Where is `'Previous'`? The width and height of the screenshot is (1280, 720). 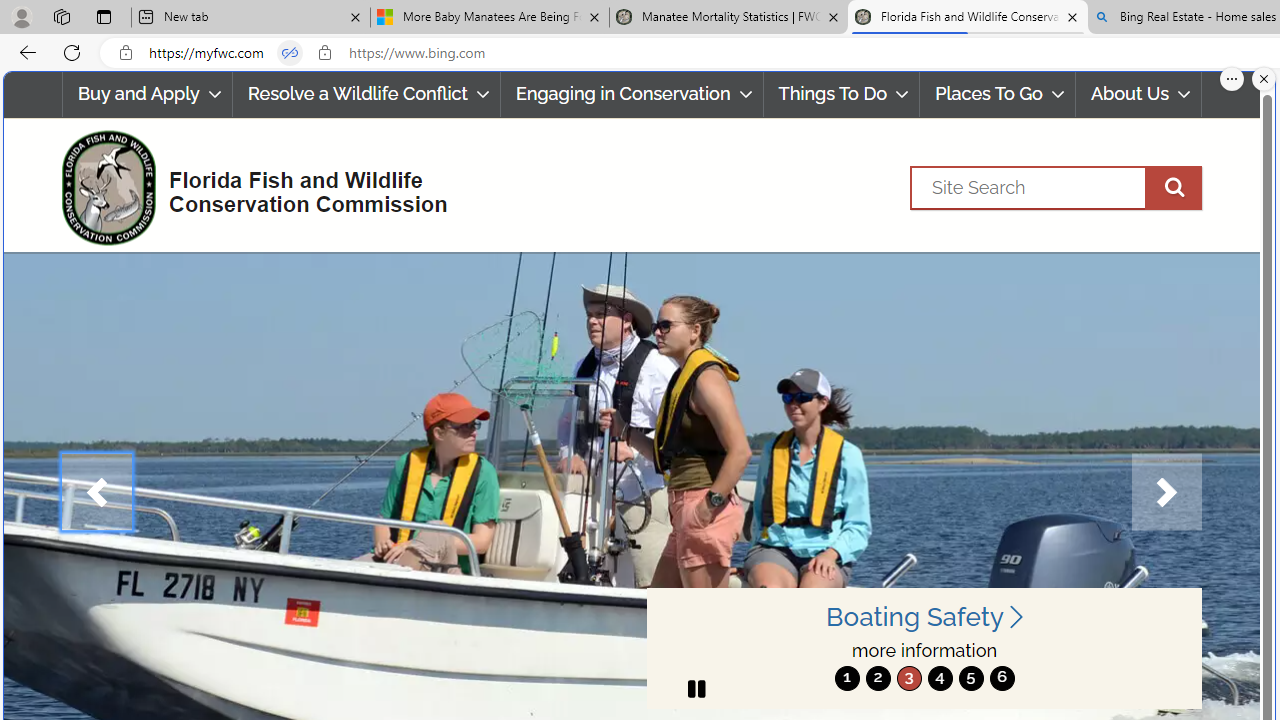
'Previous' is located at coordinates (95, 492).